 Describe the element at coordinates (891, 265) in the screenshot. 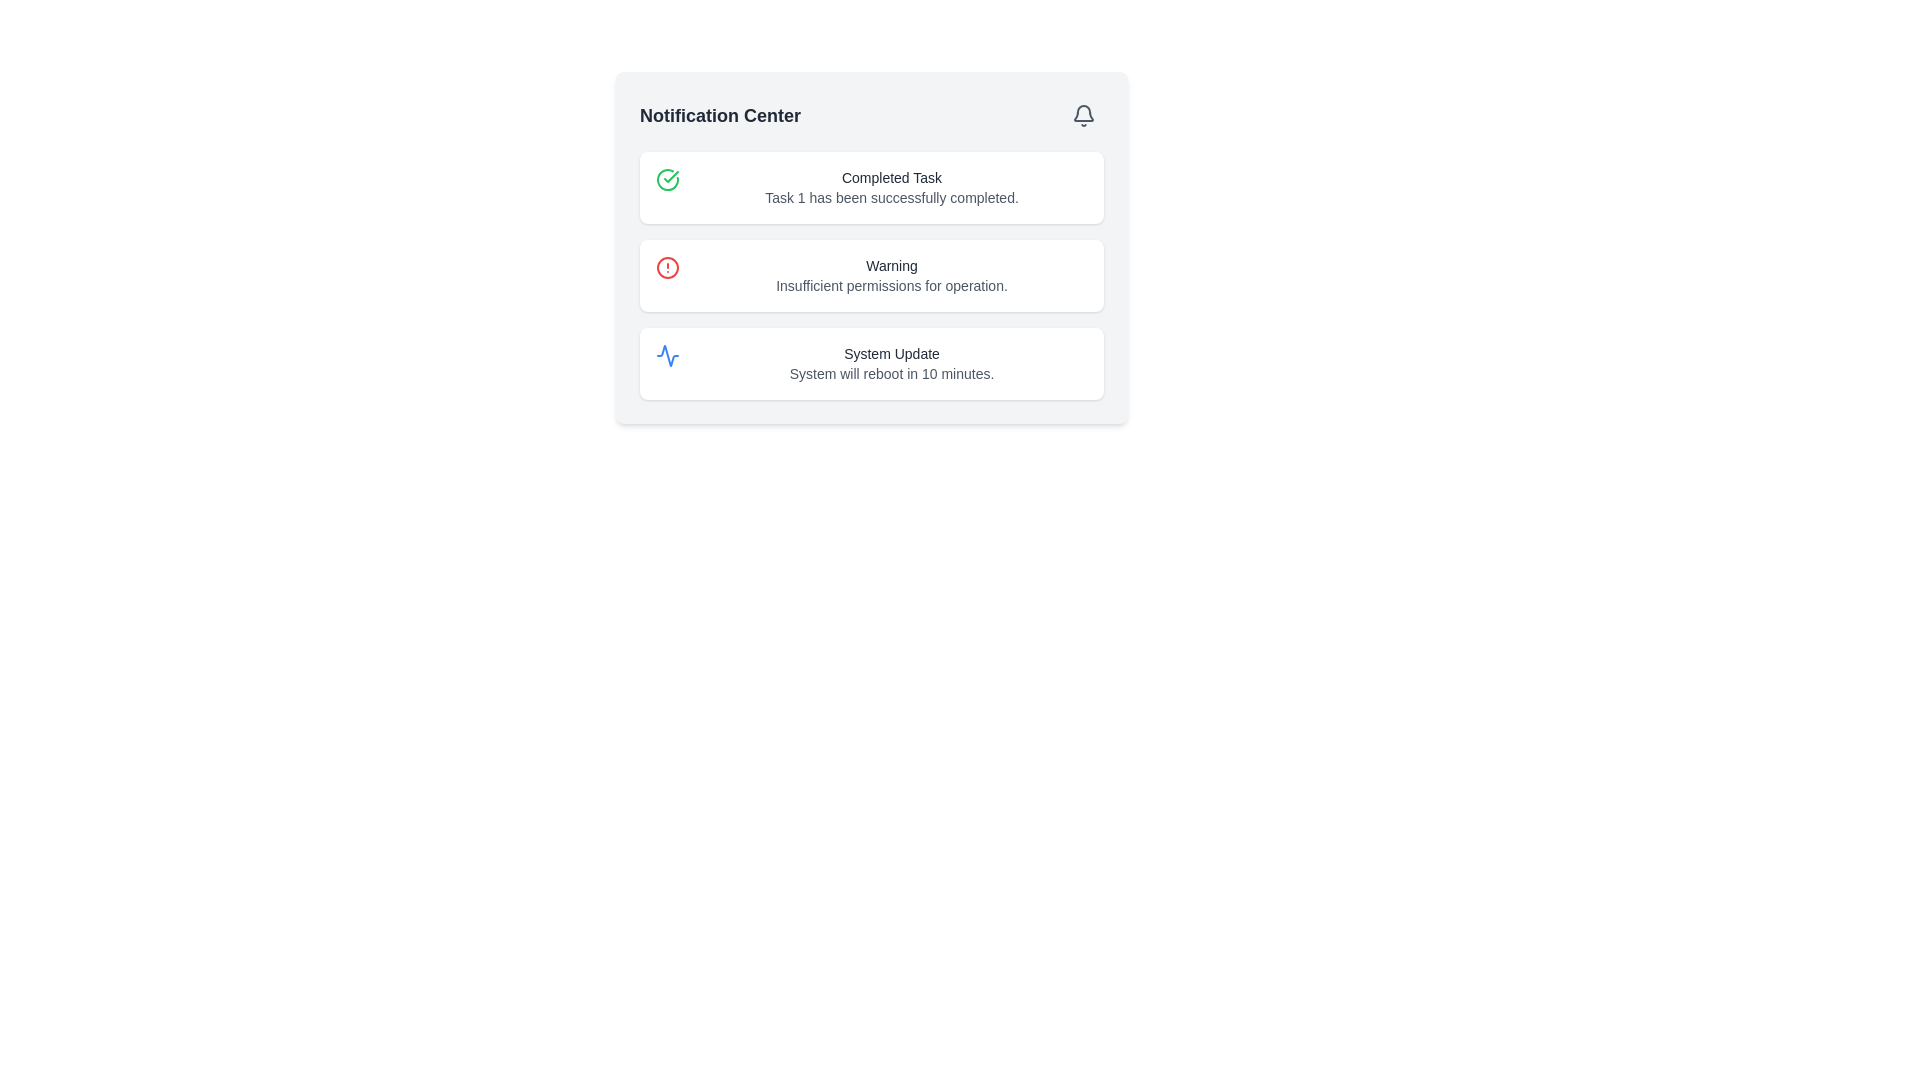

I see `the text label indicating the primary category of the notification in the Notification Center, positioned above the description 'Insufficient permissions for operation.'` at that location.